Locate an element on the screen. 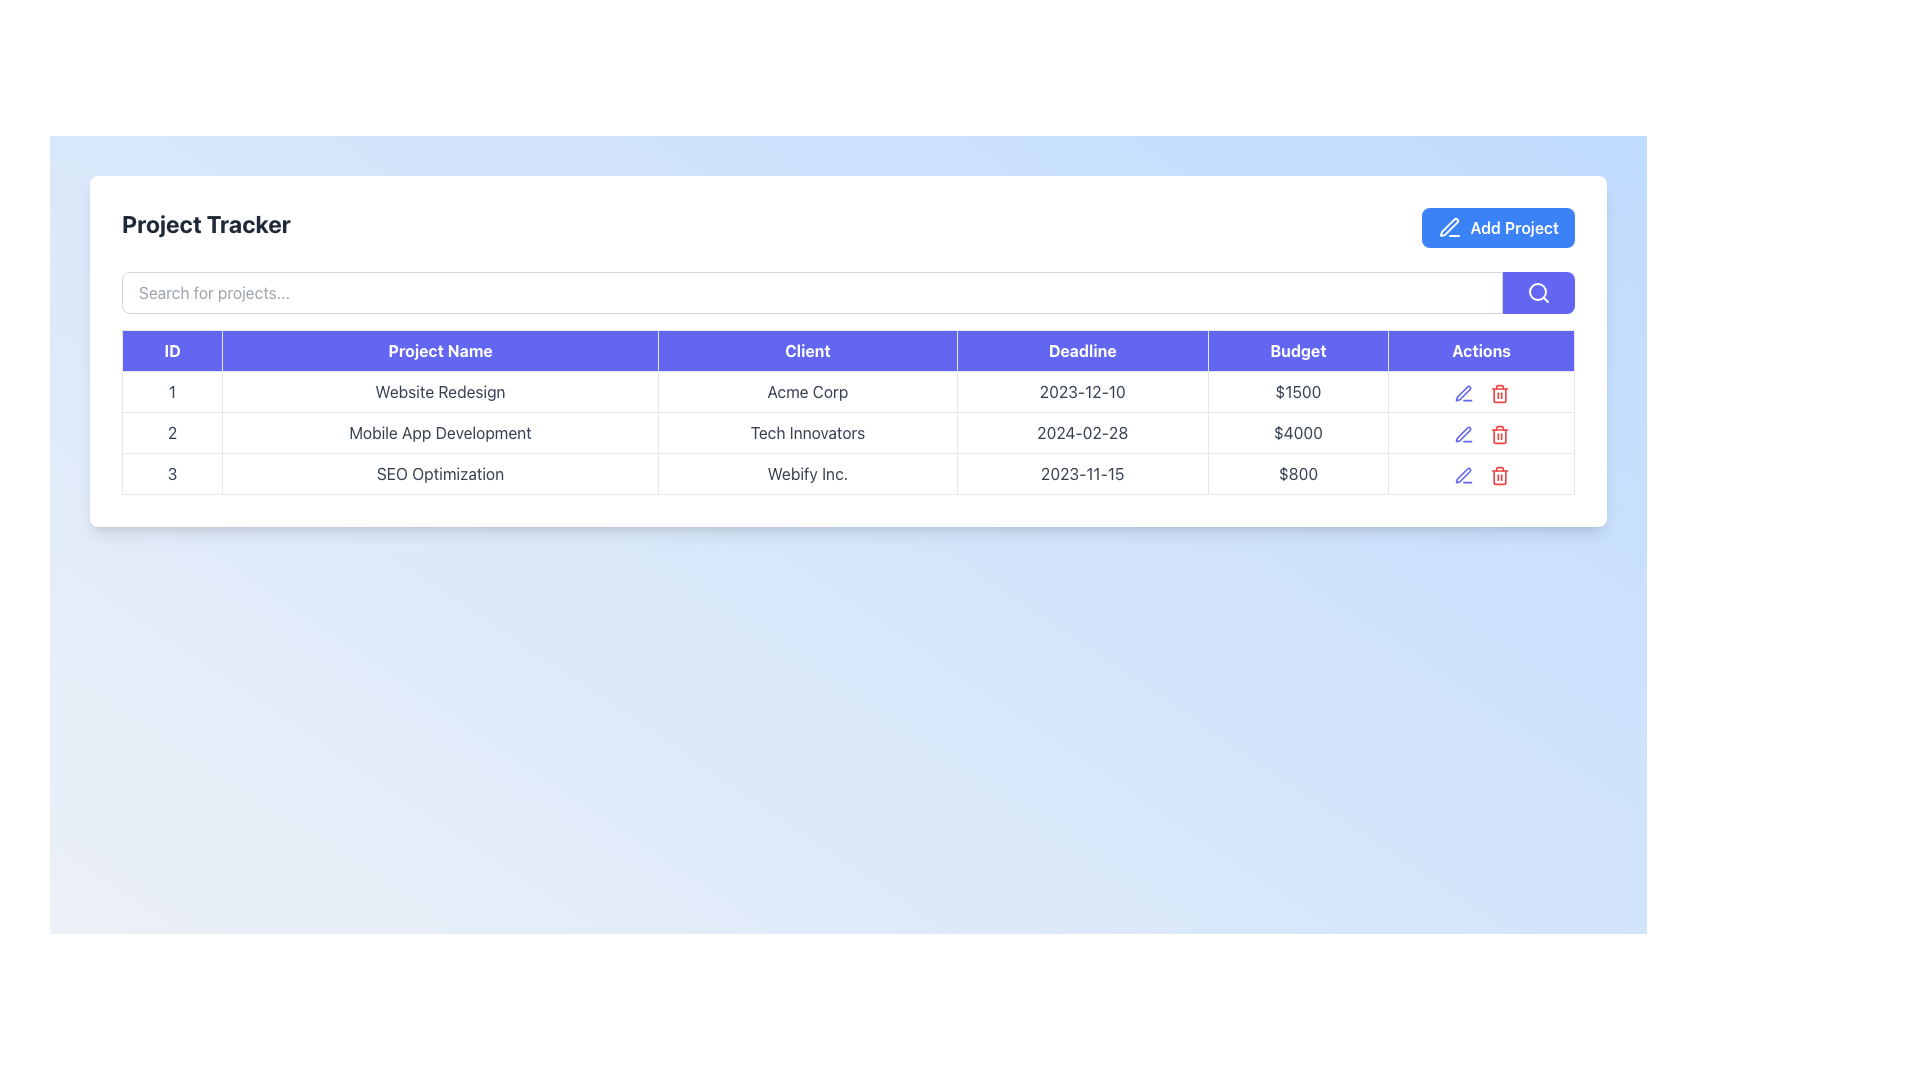 The image size is (1920, 1080). the red-colored trash can icon located is located at coordinates (1499, 433).